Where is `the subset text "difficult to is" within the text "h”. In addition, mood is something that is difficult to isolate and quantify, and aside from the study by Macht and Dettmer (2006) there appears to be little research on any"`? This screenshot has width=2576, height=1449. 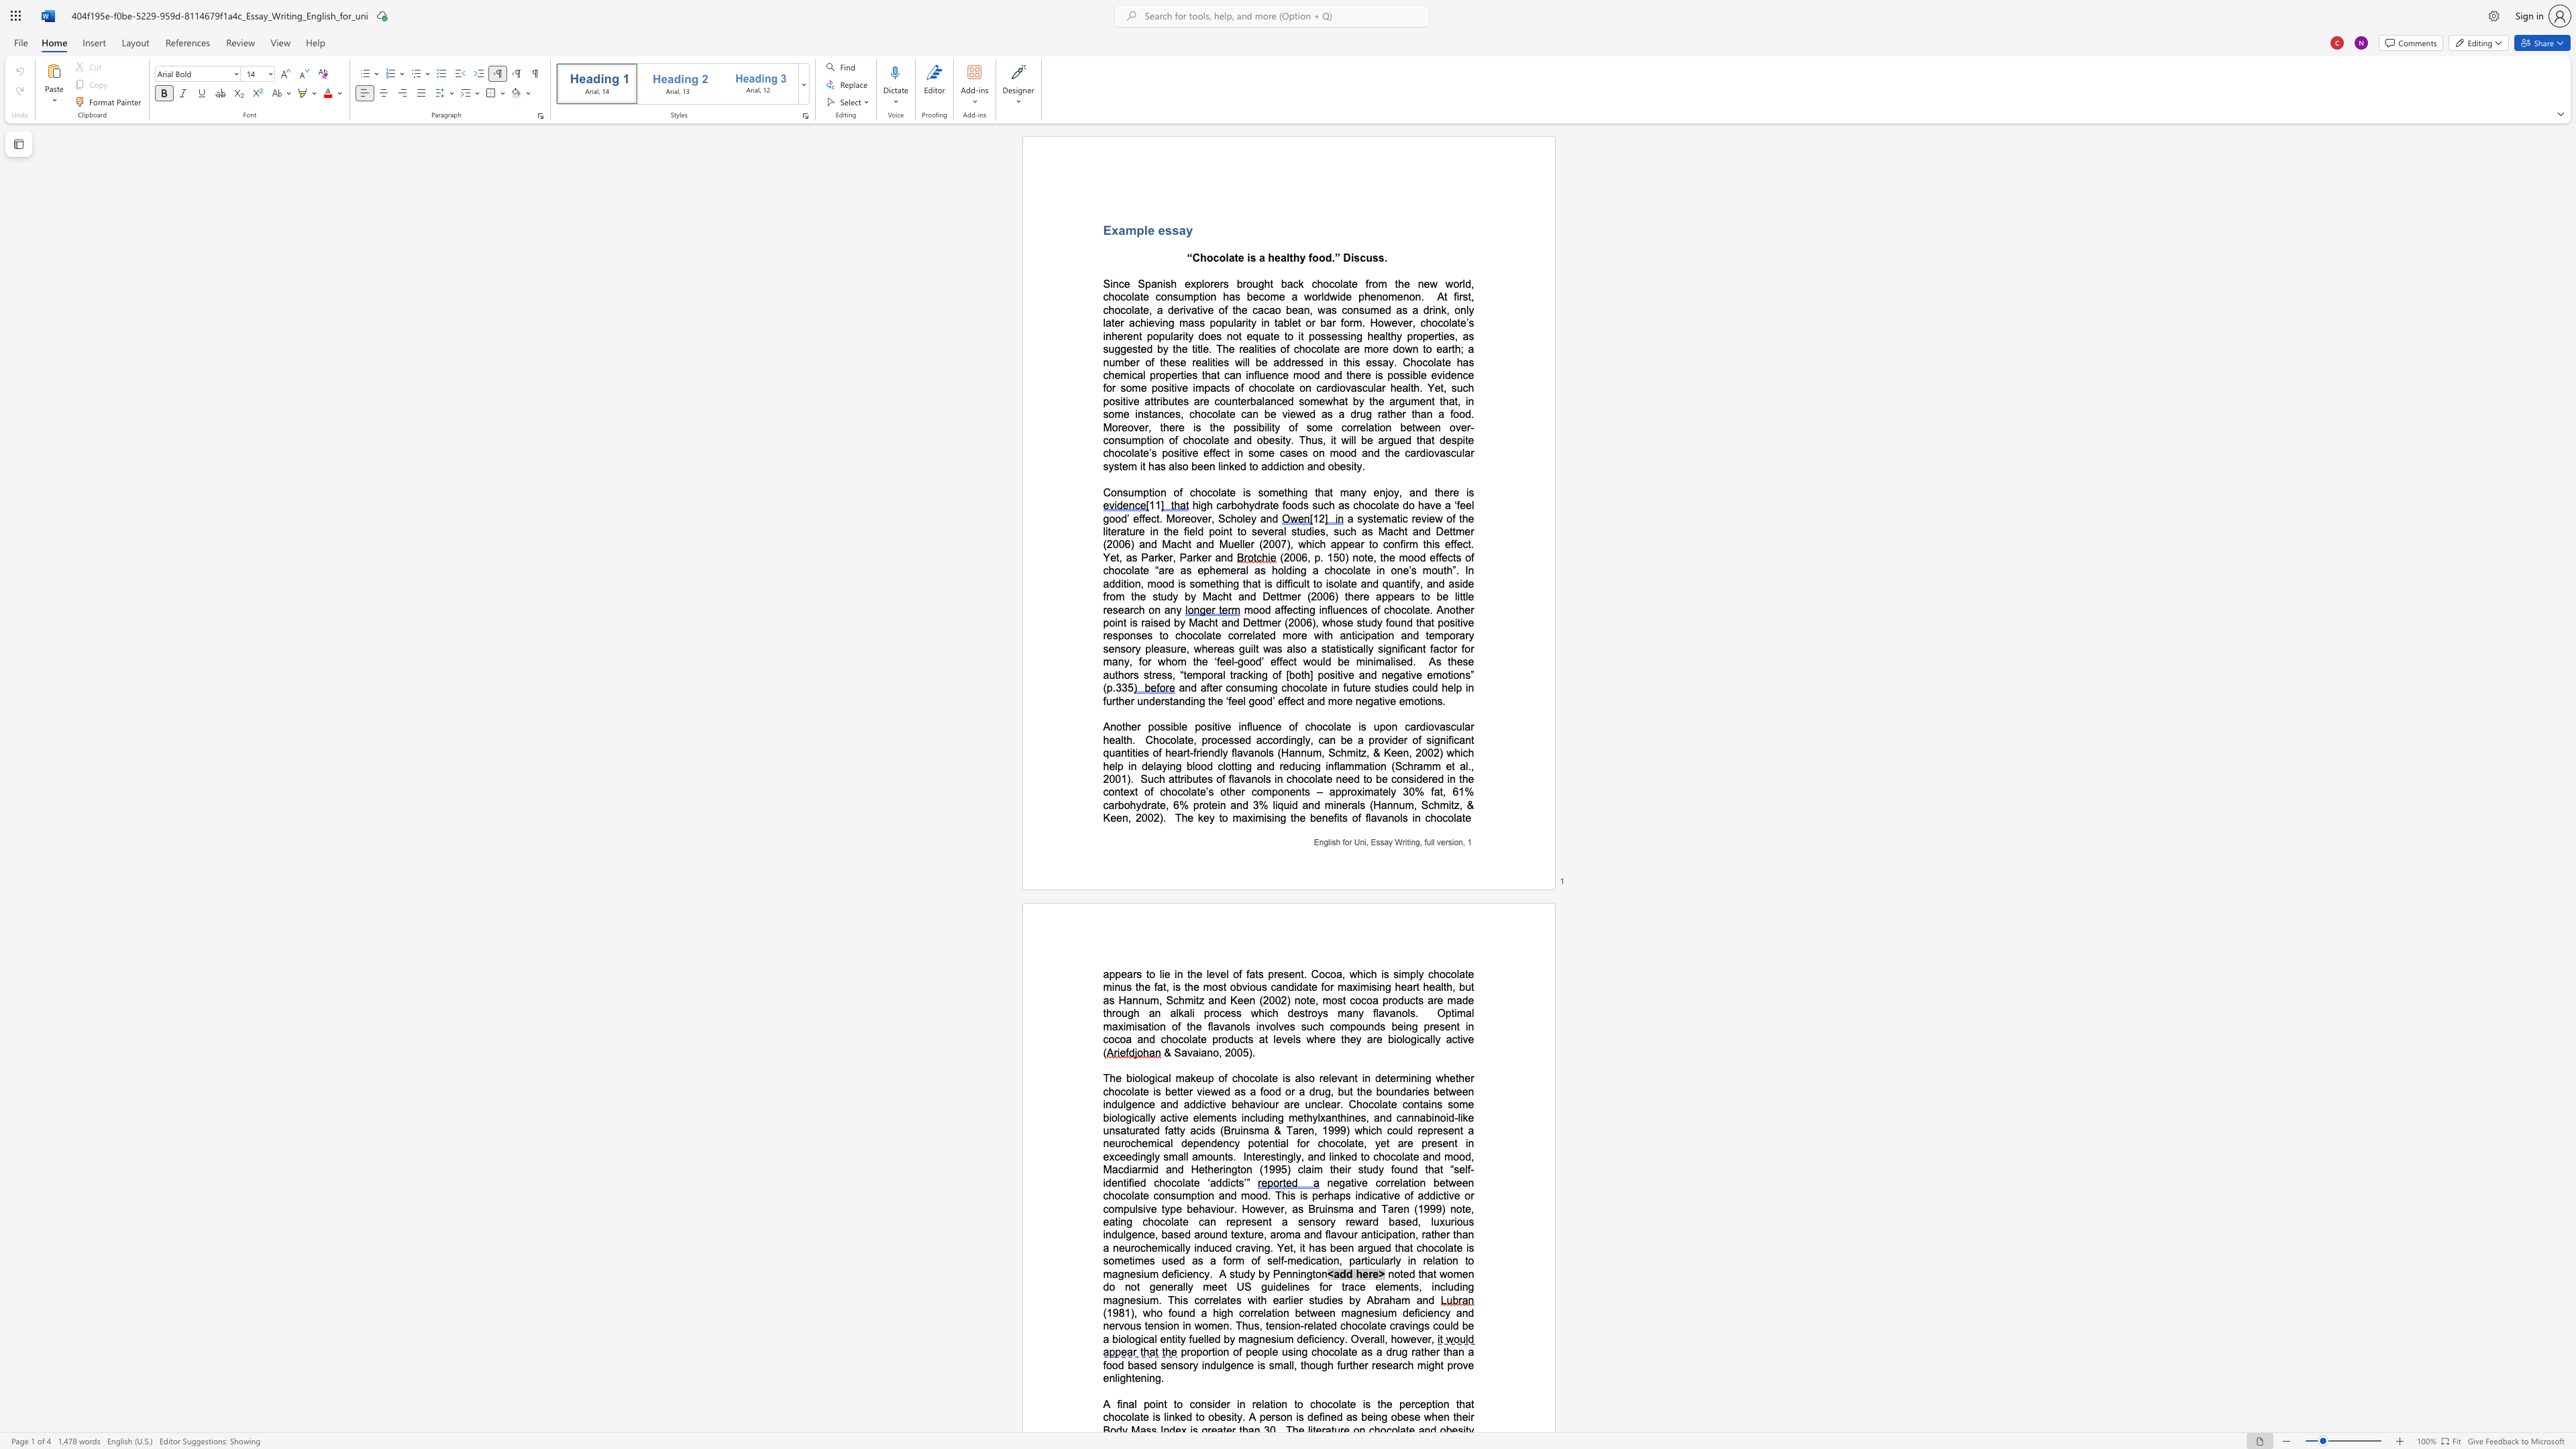 the subset text "difficult to is" within the text "h”. In addition, mood is something that is difficult to isolate and quantify, and aside from the study by Macht and Dettmer (2006) there appears to be little research on any" is located at coordinates (1275, 583).